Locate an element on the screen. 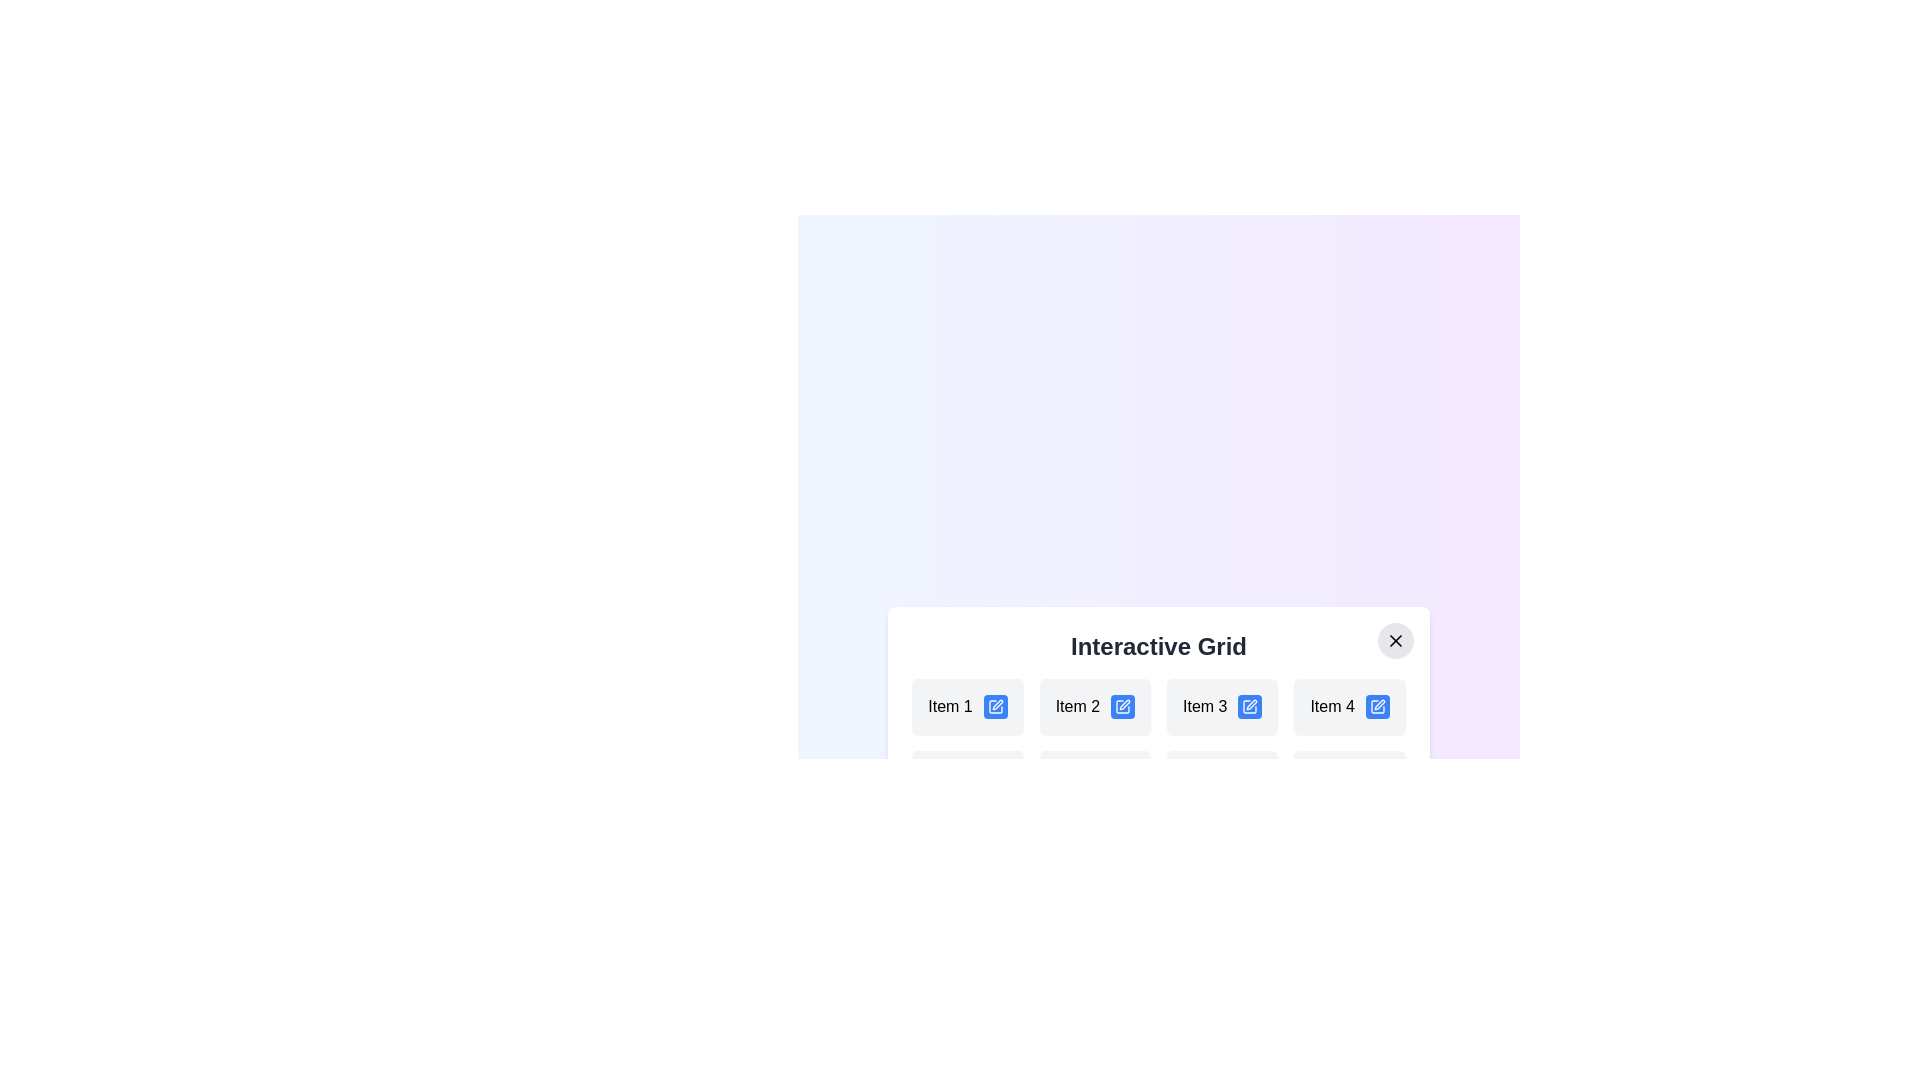 The height and width of the screenshot is (1080, 1920). the close button to close the dialog is located at coordinates (1394, 640).